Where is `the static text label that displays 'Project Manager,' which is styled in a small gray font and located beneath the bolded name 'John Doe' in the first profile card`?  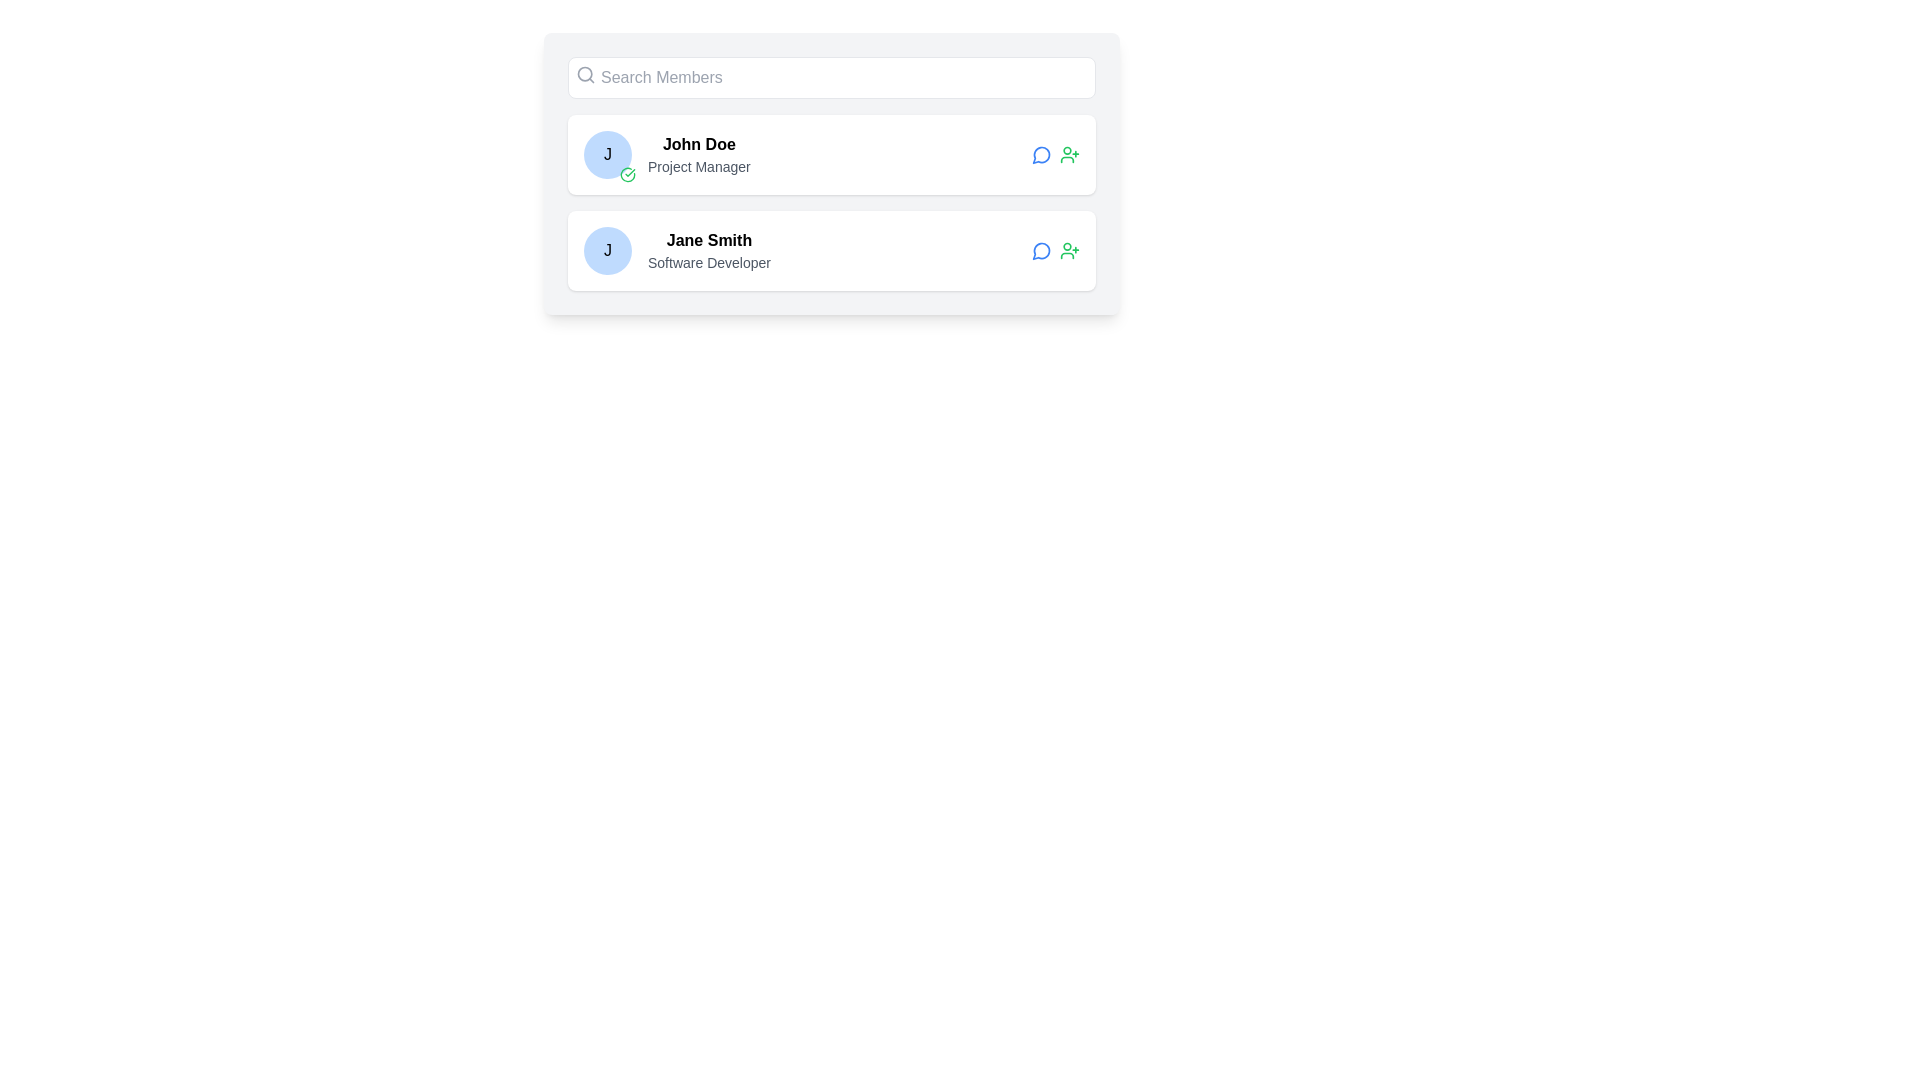
the static text label that displays 'Project Manager,' which is styled in a small gray font and located beneath the bolded name 'John Doe' in the first profile card is located at coordinates (699, 165).